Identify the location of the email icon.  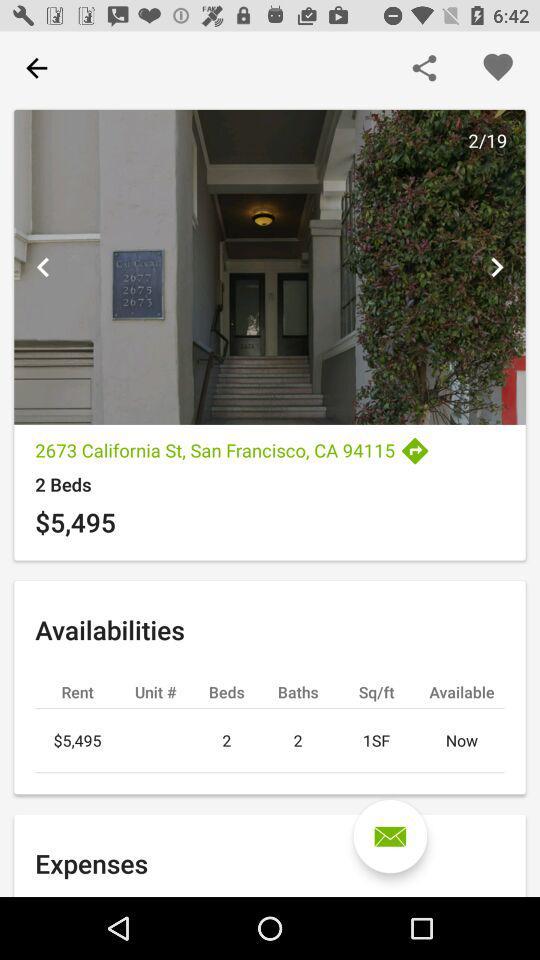
(390, 836).